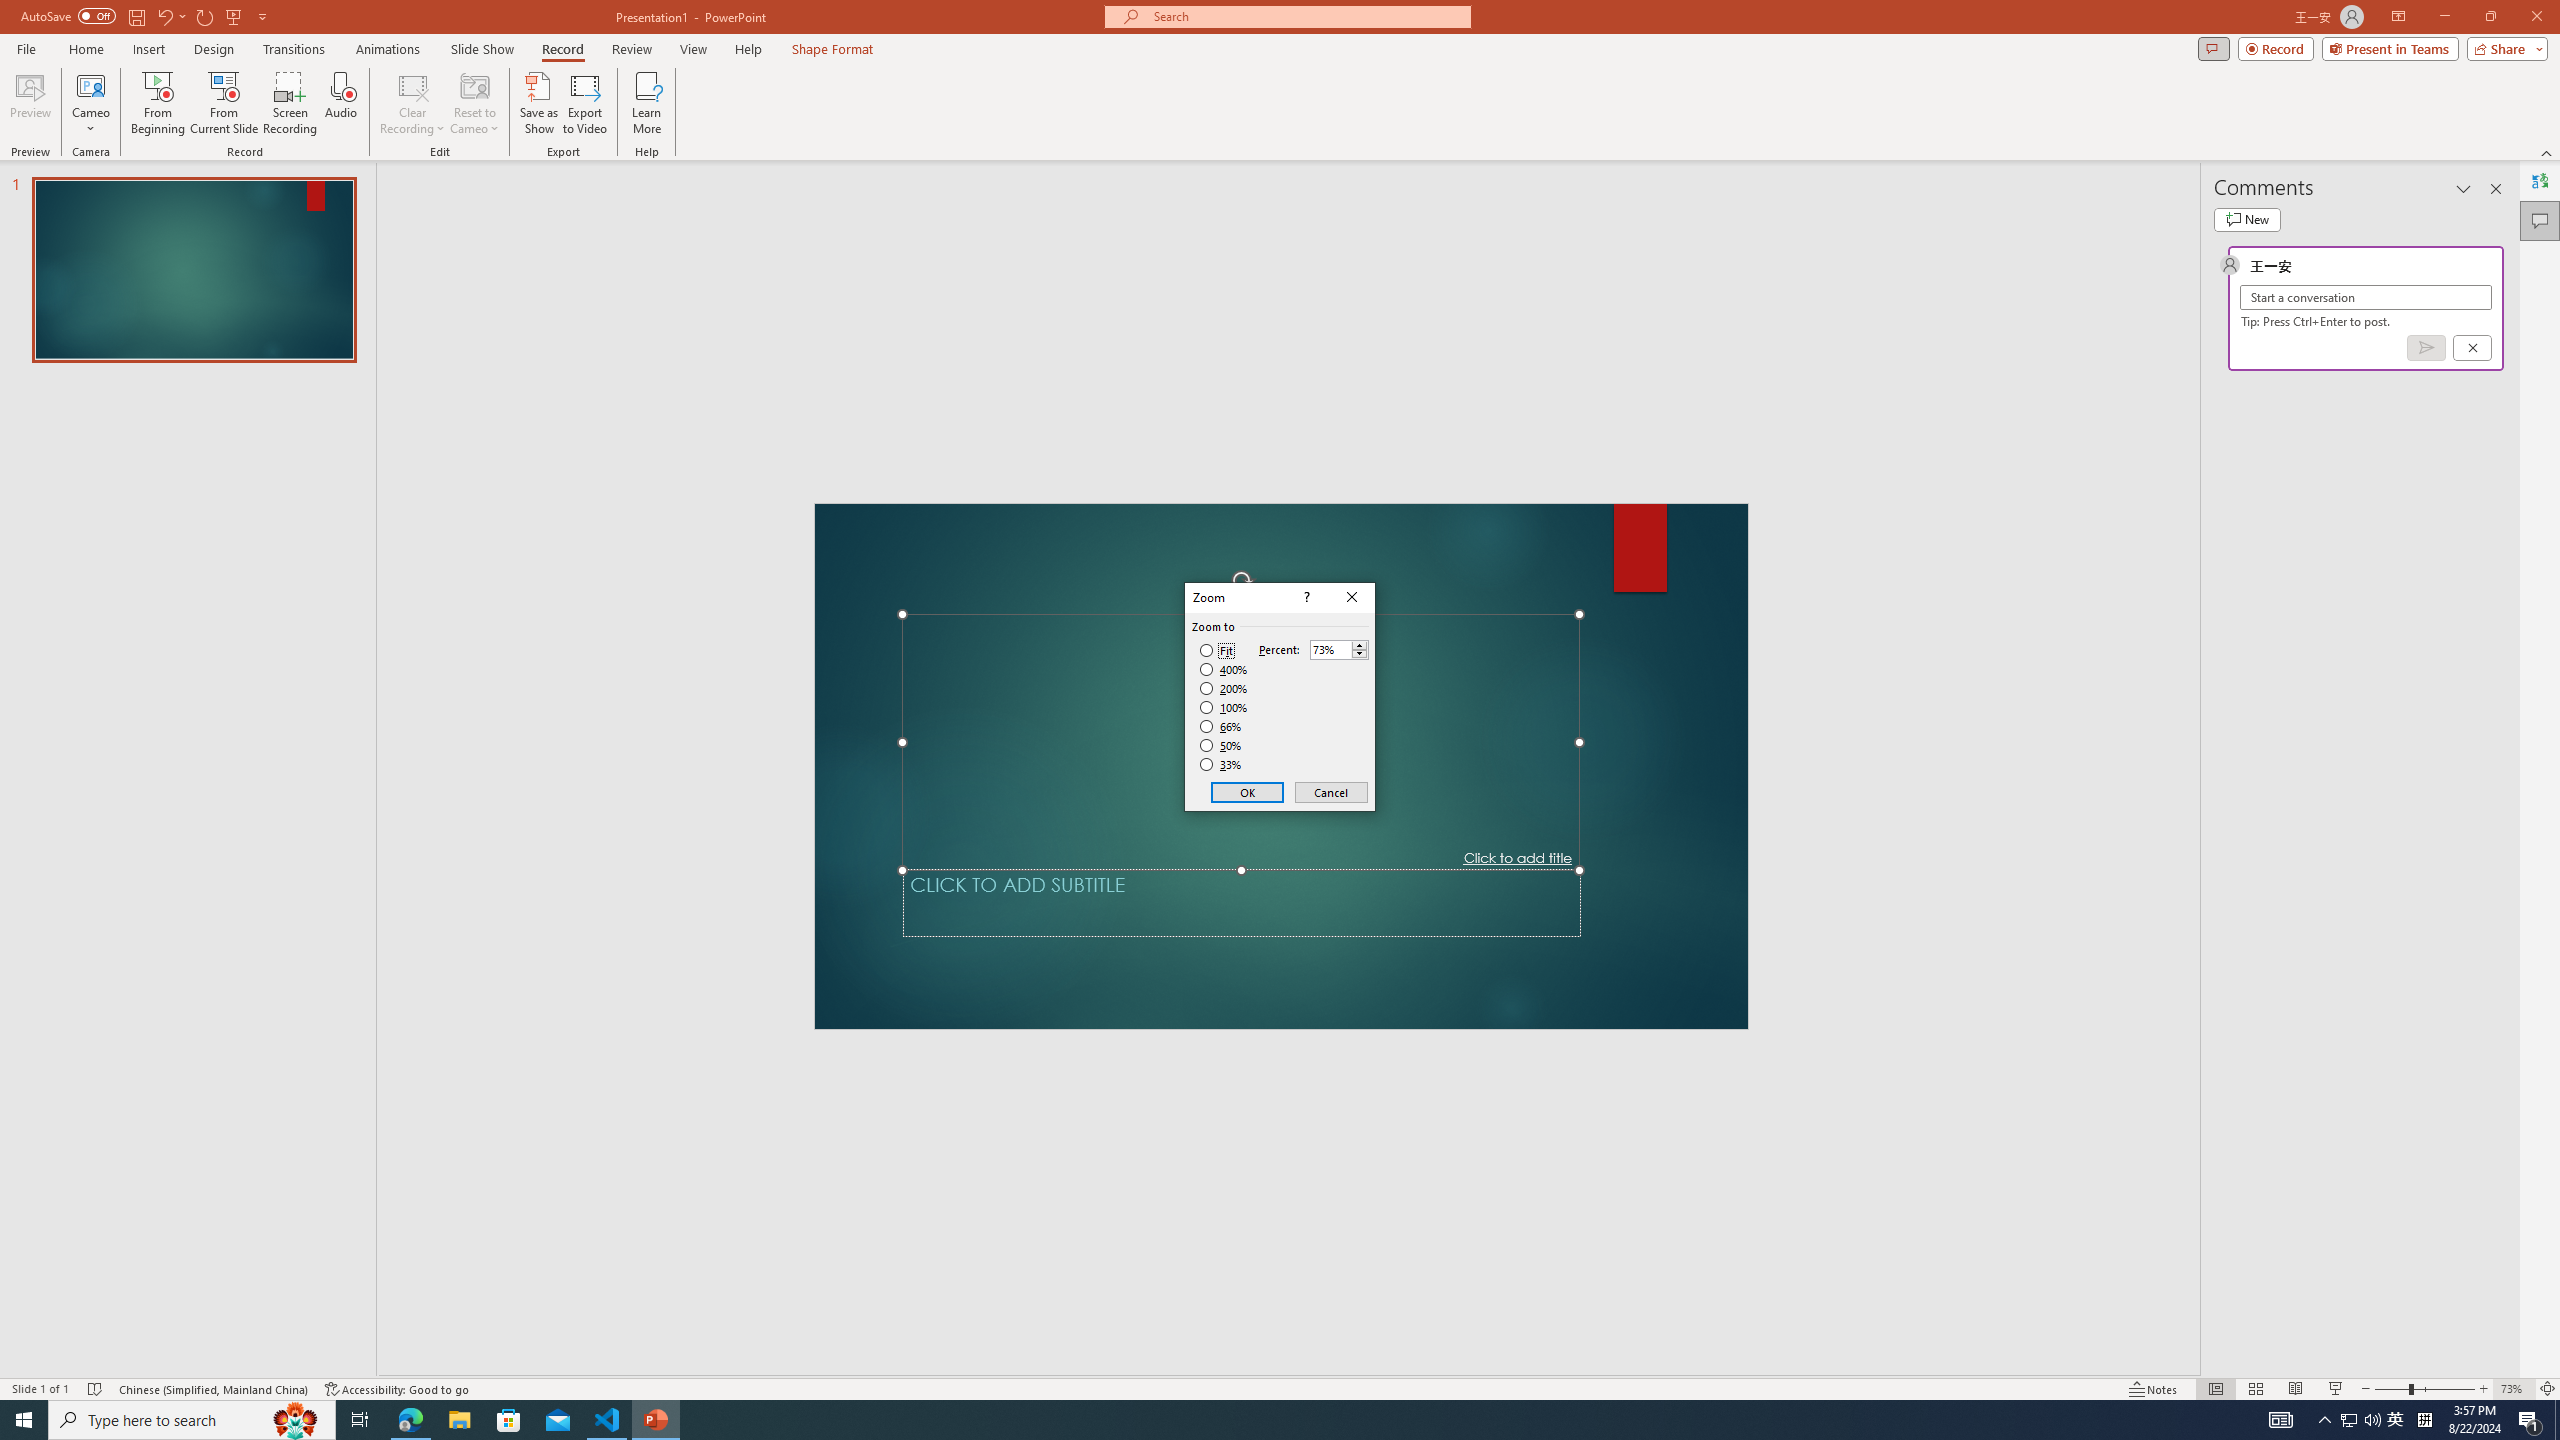 The image size is (2560, 1440). What do you see at coordinates (1340, 648) in the screenshot?
I see `'Percent'` at bounding box center [1340, 648].